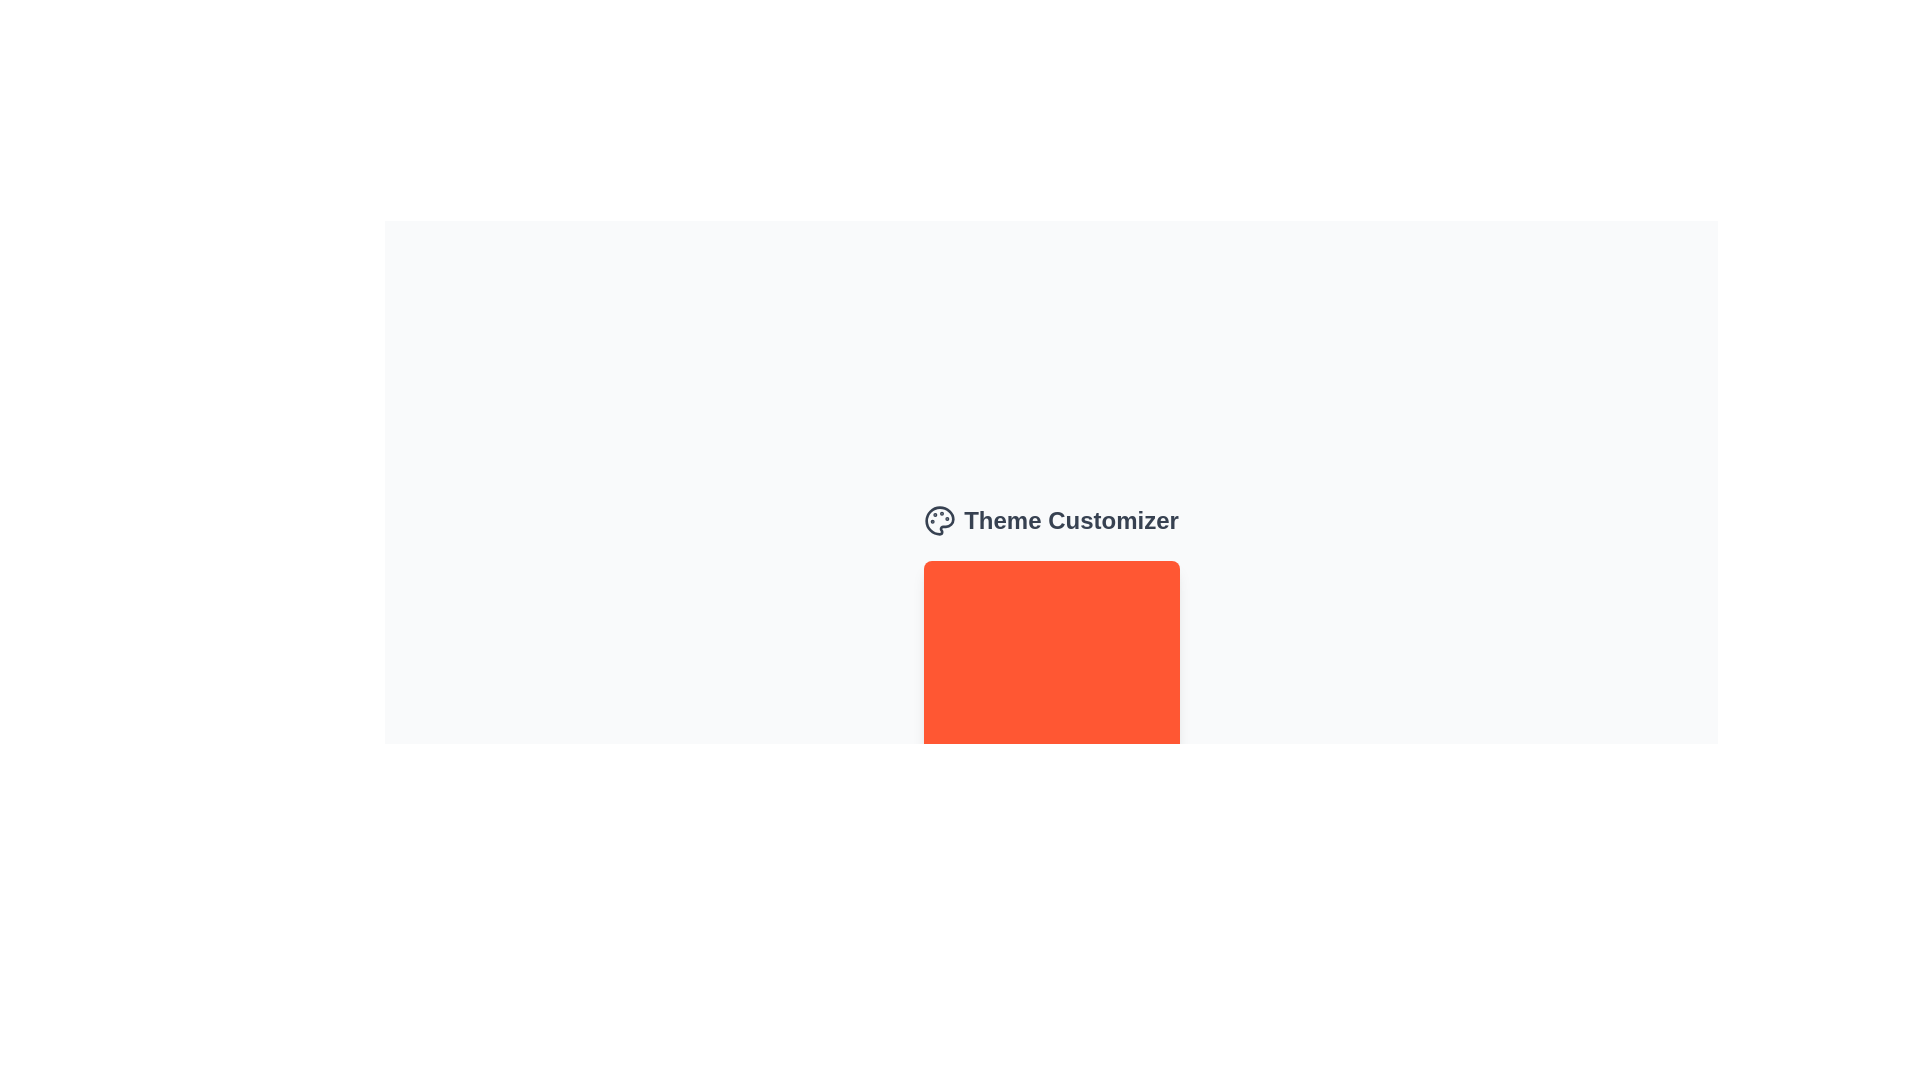 The image size is (1920, 1080). I want to click on the artistic tool icon, which resembles an artist's palette and is positioned, so click(939, 519).